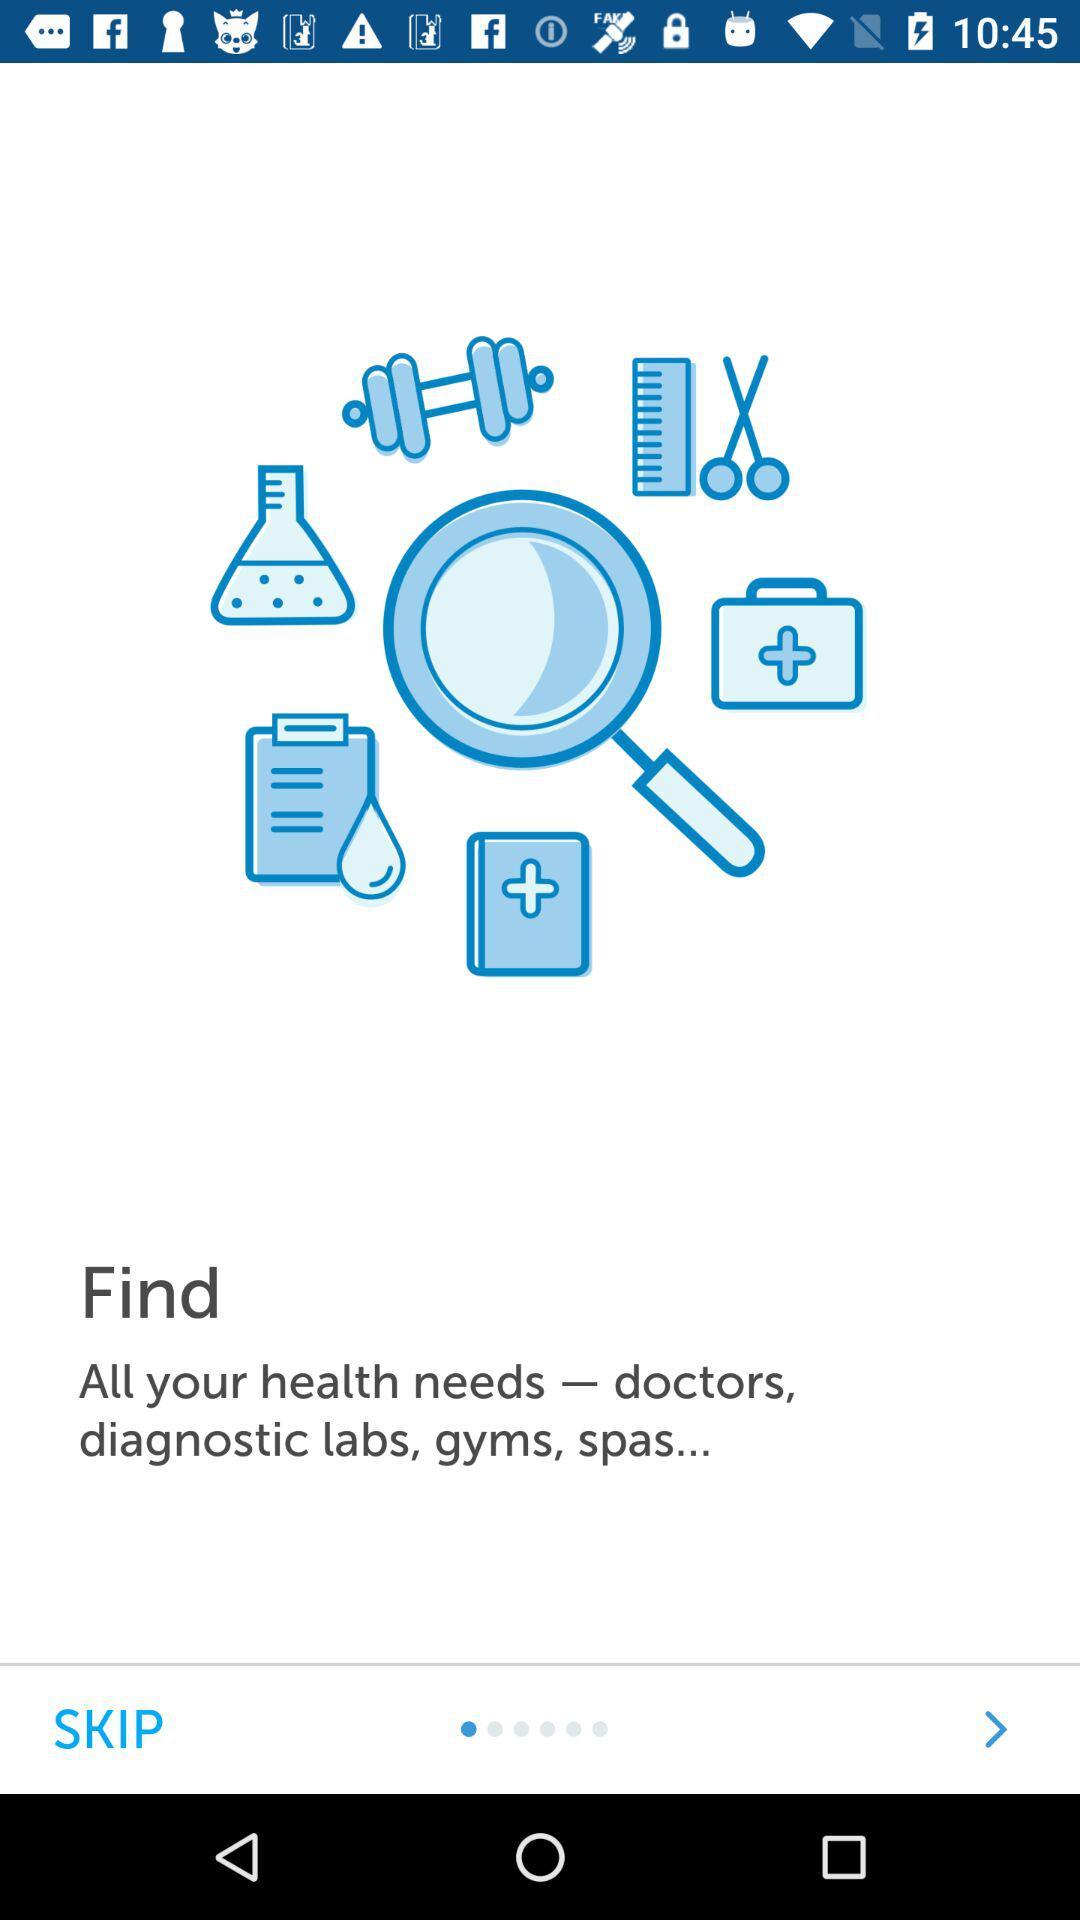 This screenshot has width=1080, height=1920. I want to click on item at the bottom left corner, so click(108, 1728).